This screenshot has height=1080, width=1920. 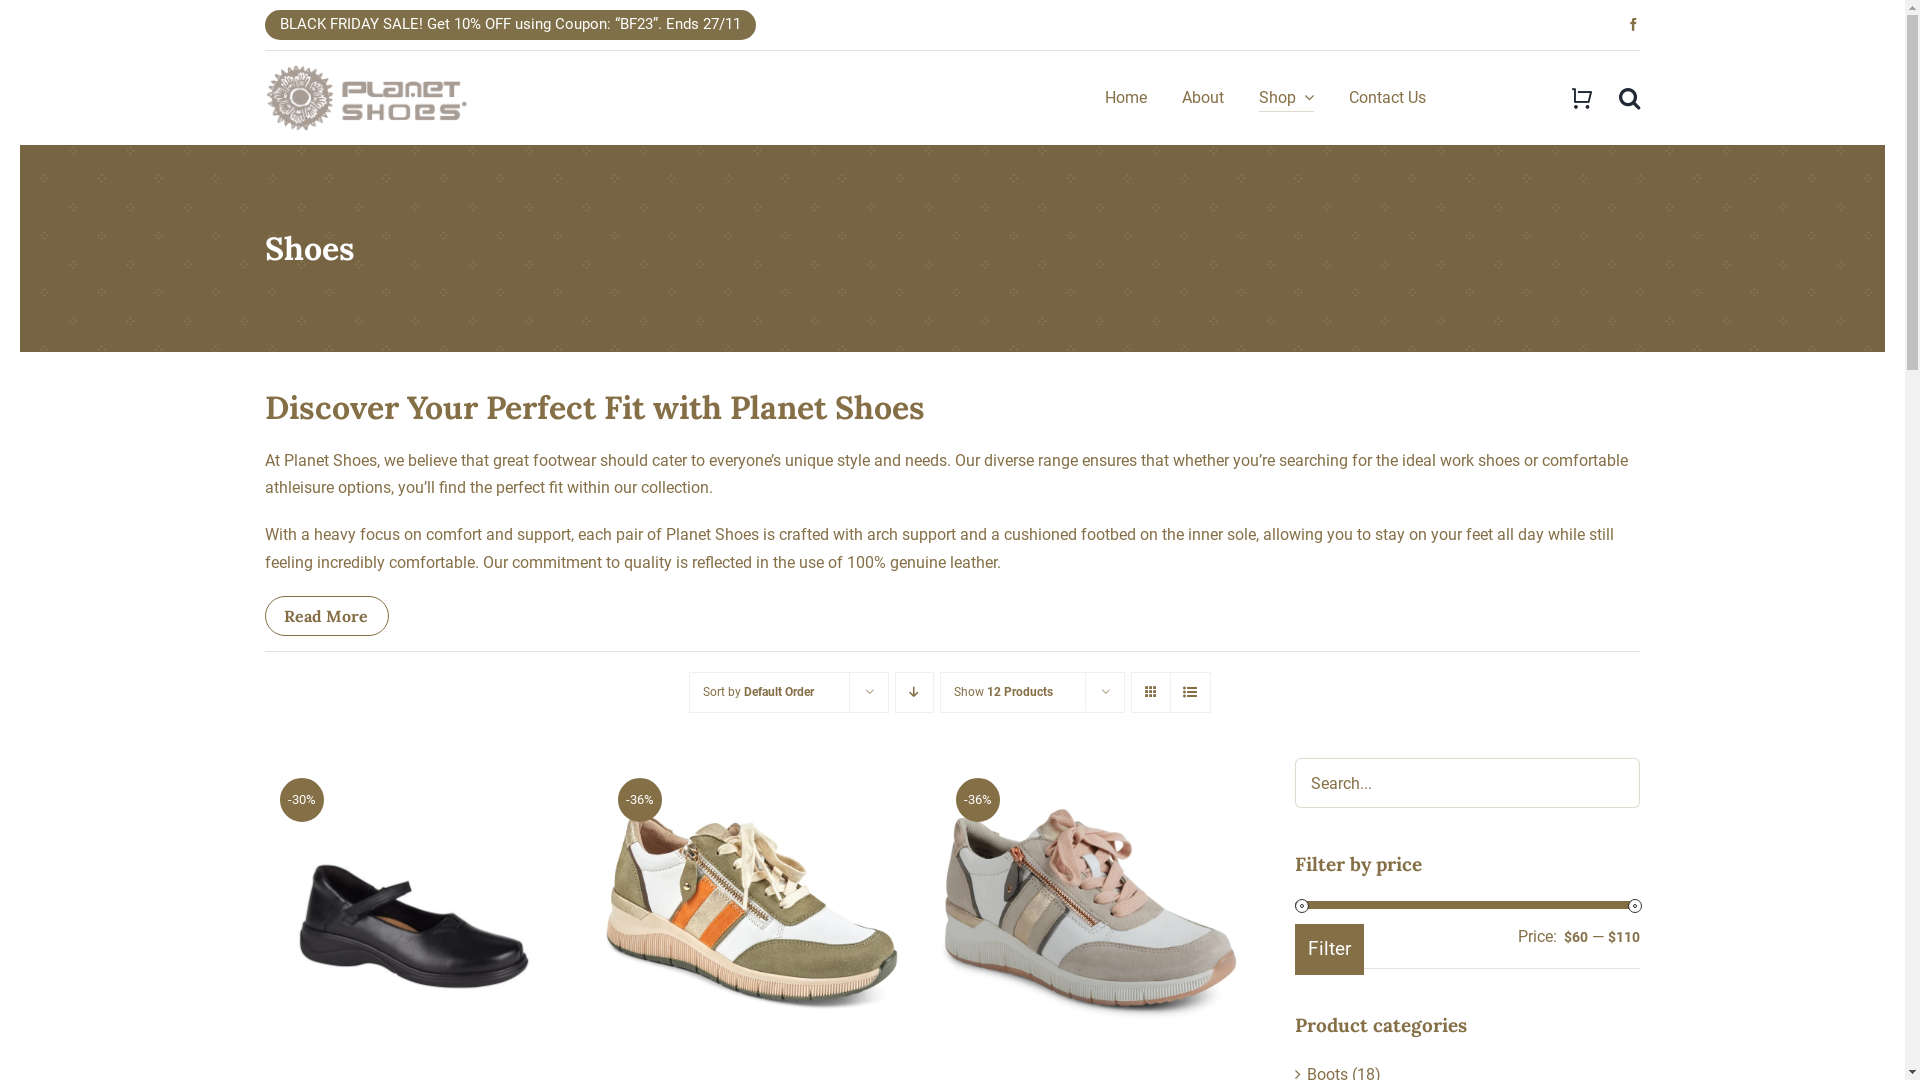 What do you see at coordinates (1629, 97) in the screenshot?
I see `'Search'` at bounding box center [1629, 97].